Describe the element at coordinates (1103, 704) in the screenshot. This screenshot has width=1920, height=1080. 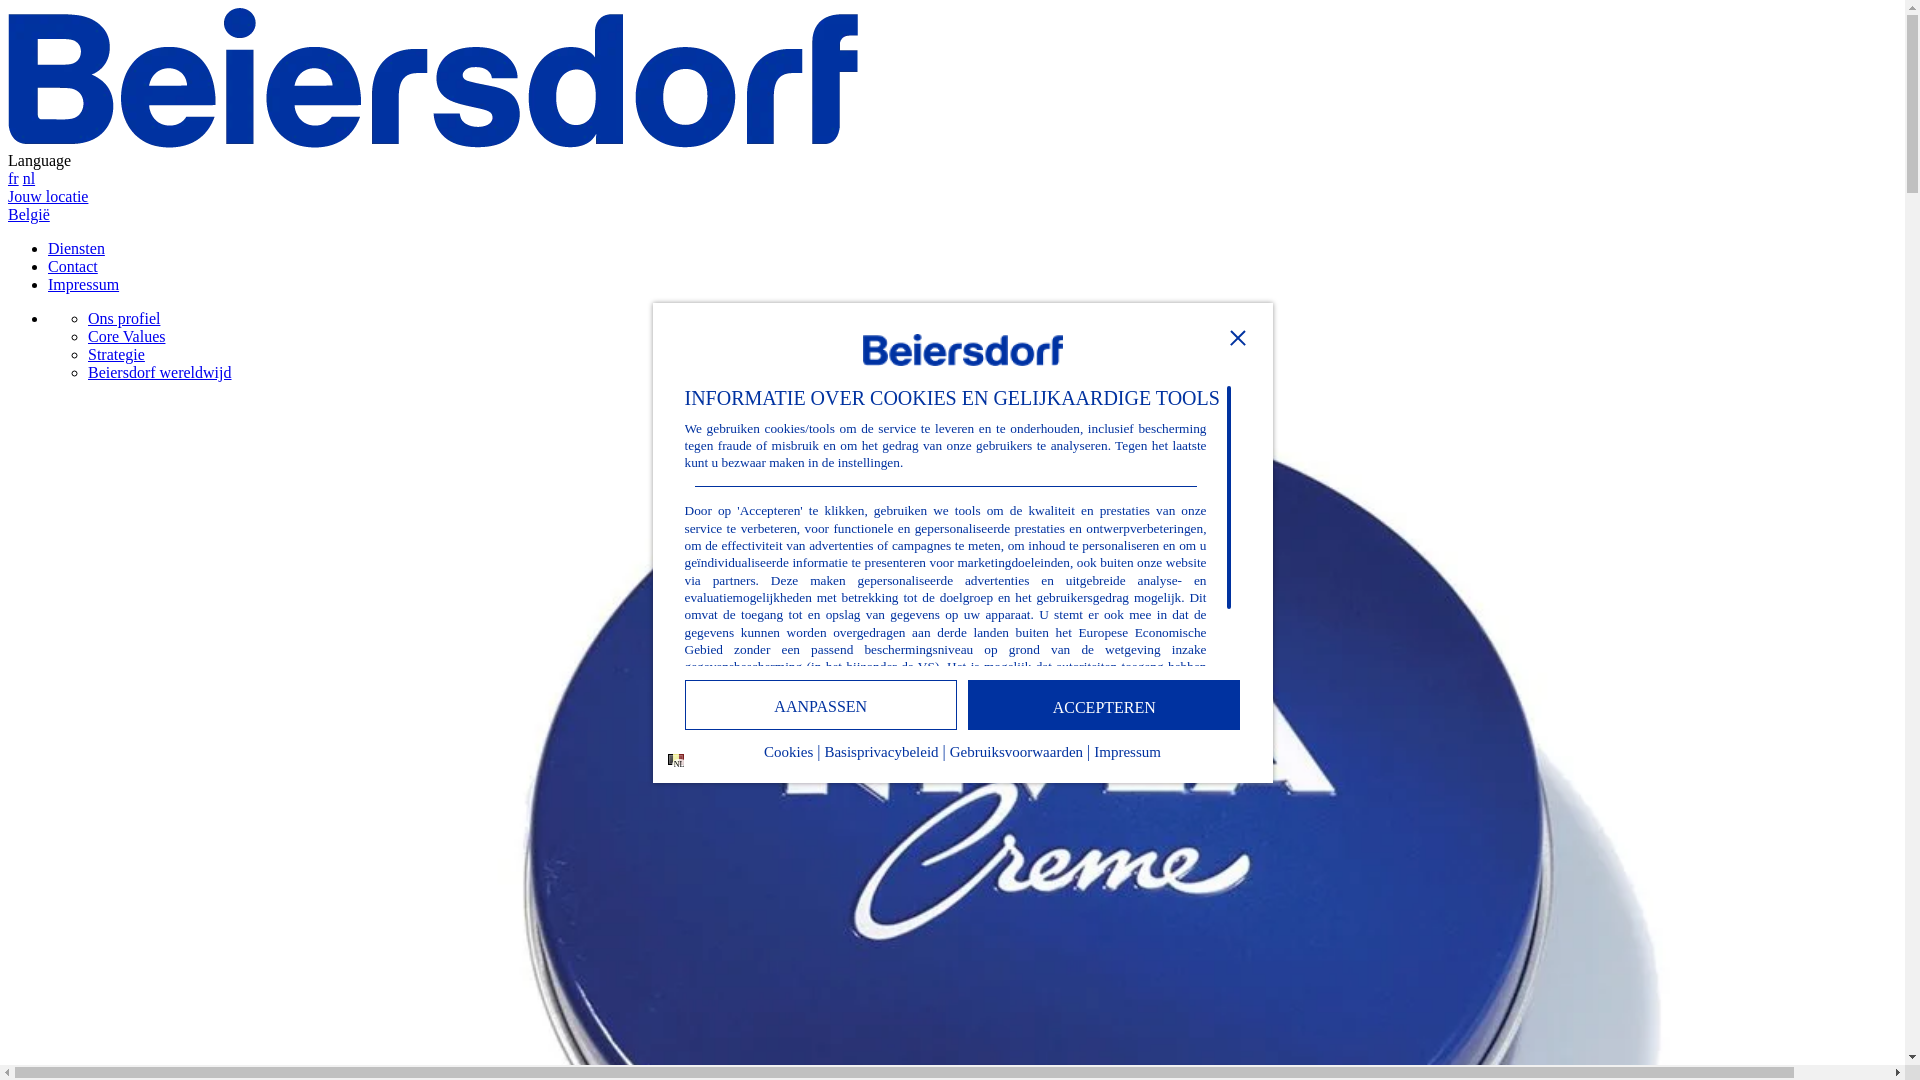
I see `'ACCEPTEREN'` at that location.